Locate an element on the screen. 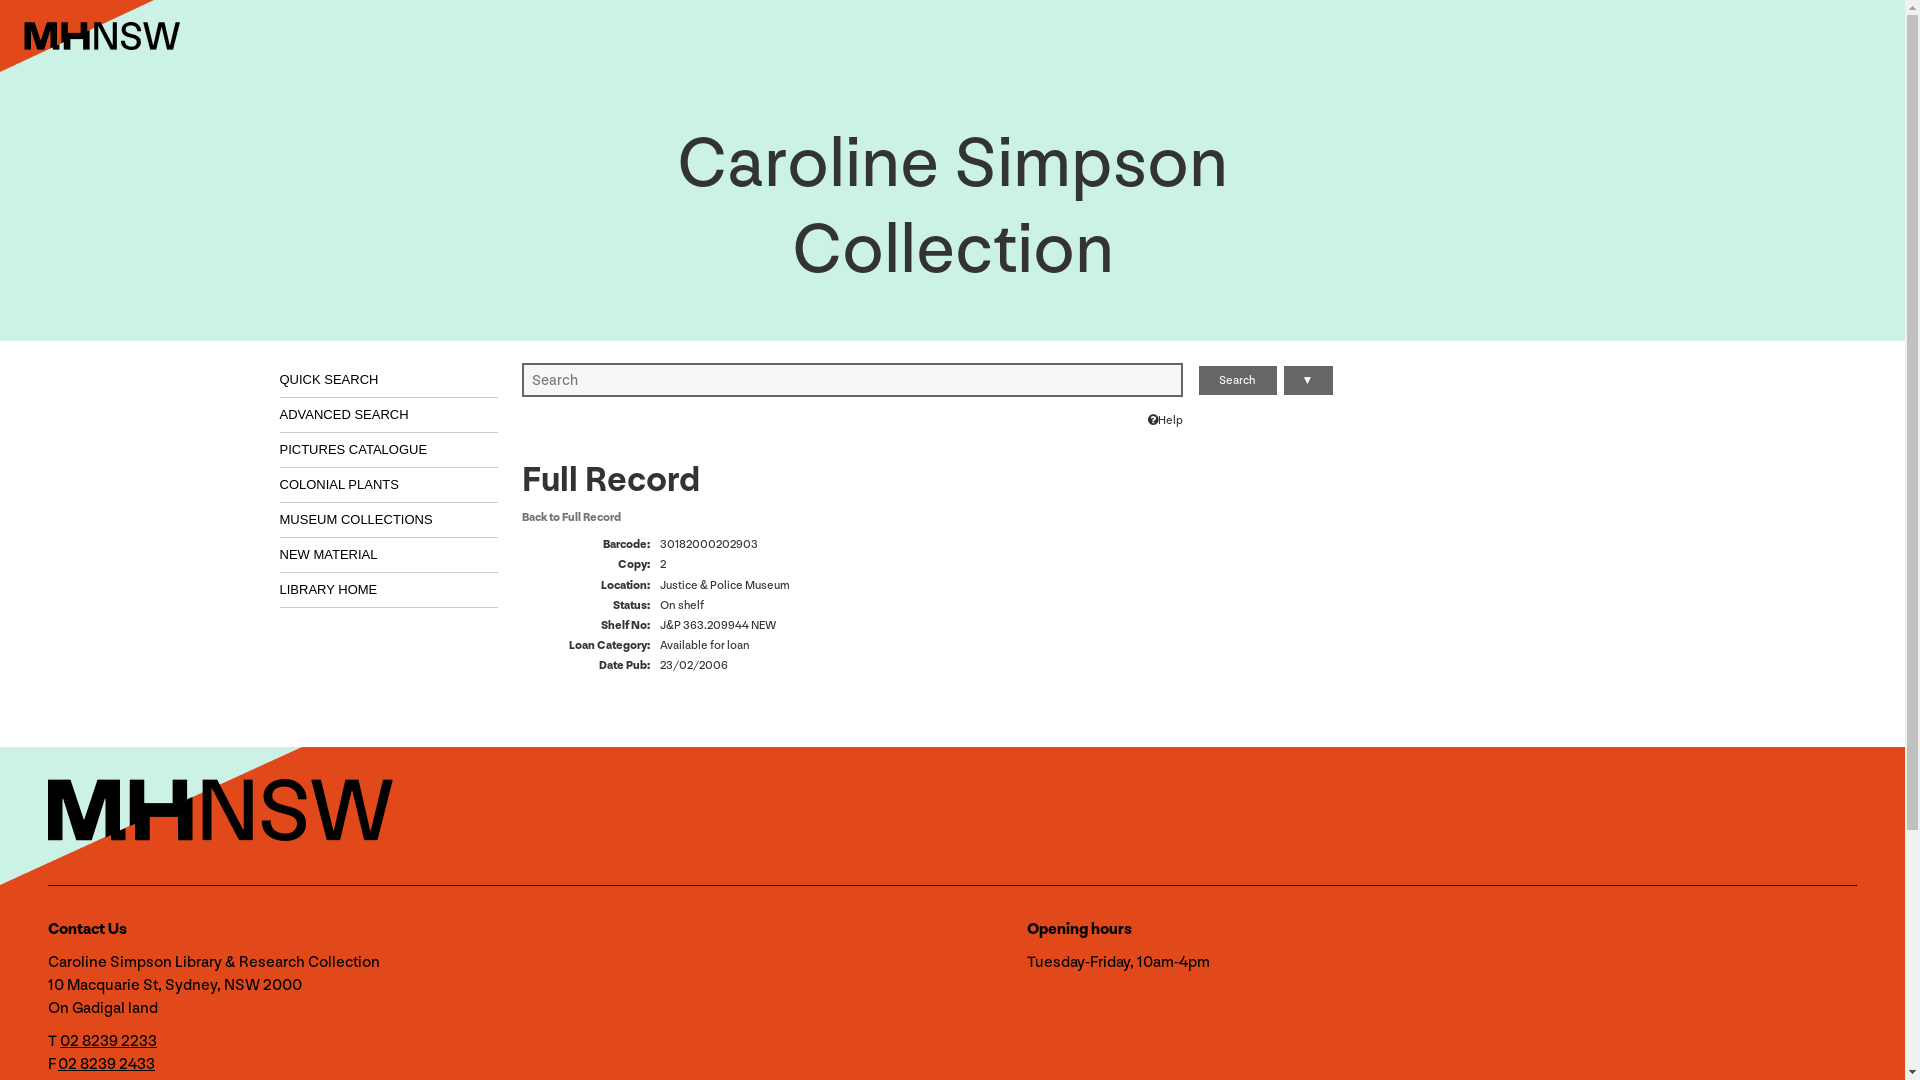 The width and height of the screenshot is (1920, 1080). 'Search' is located at coordinates (1237, 380).